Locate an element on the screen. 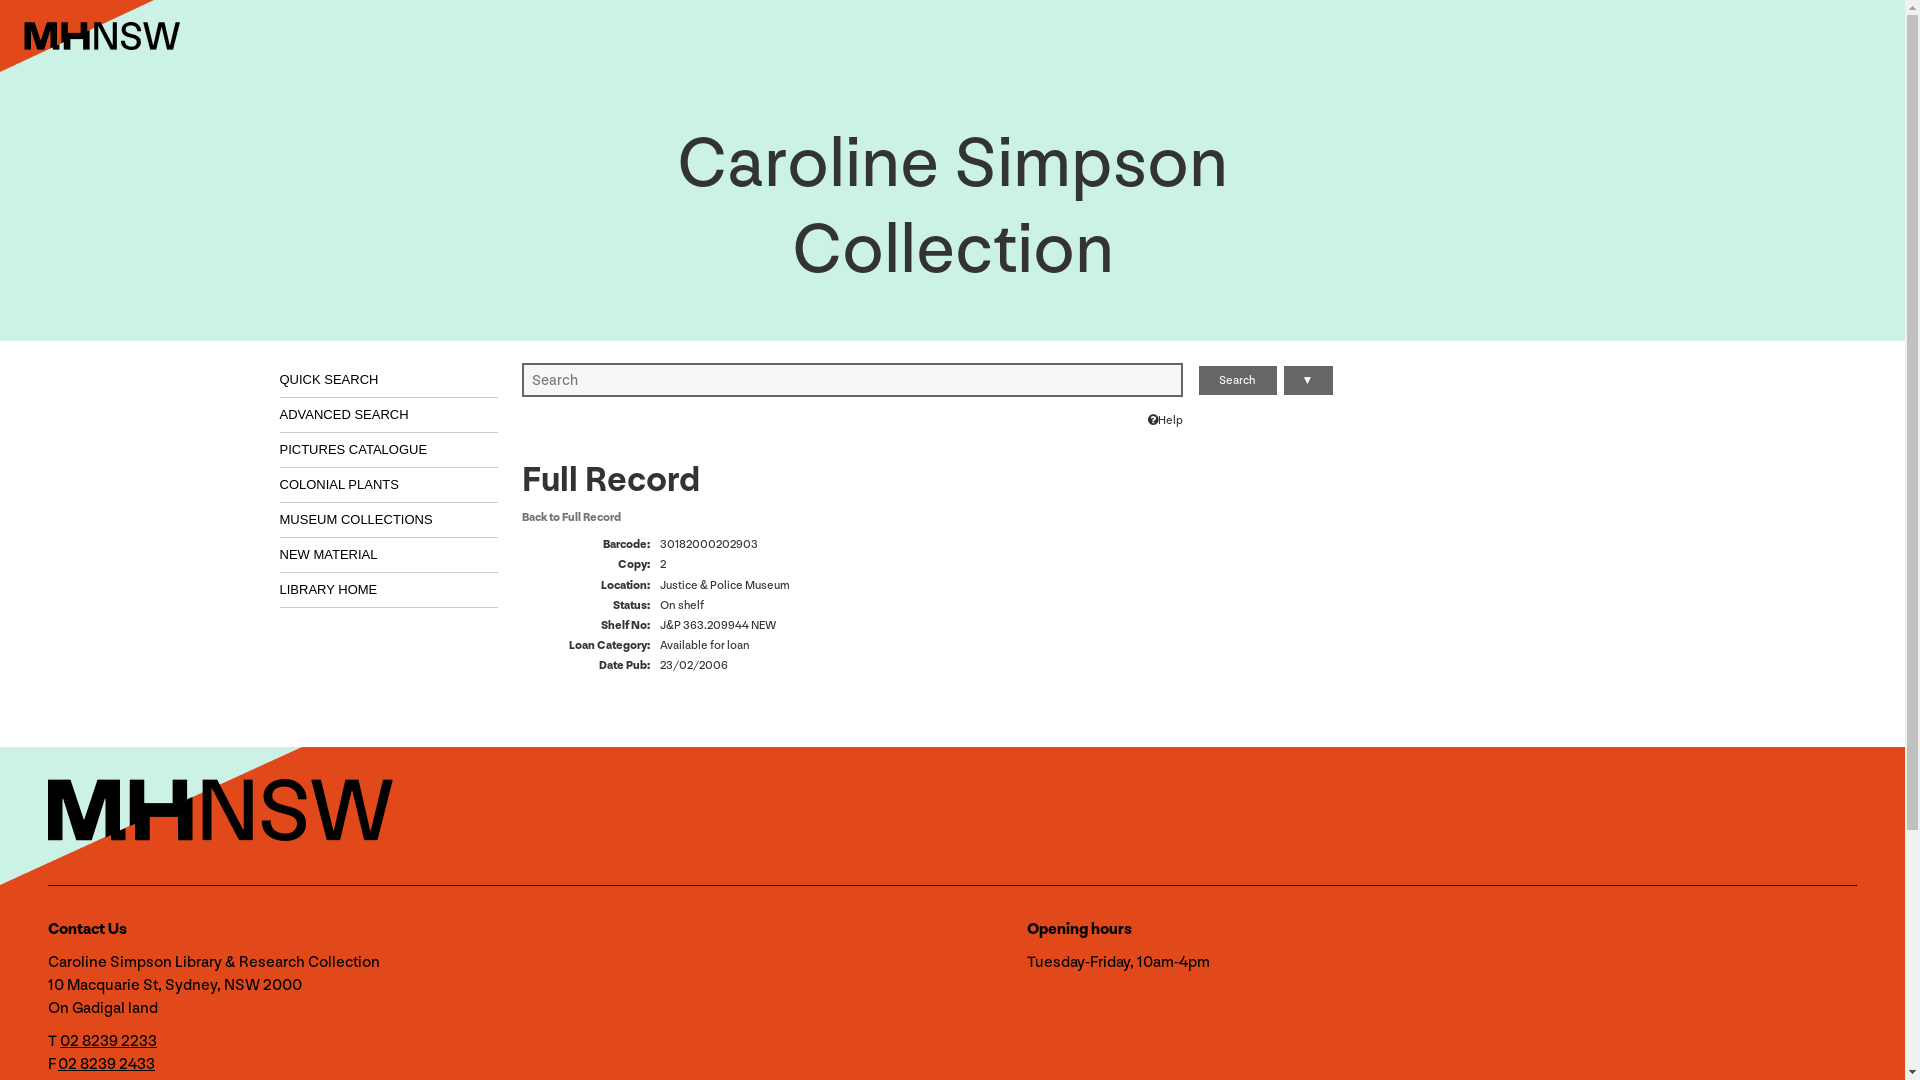 The width and height of the screenshot is (1920, 1080). 'Search' is located at coordinates (1237, 380).